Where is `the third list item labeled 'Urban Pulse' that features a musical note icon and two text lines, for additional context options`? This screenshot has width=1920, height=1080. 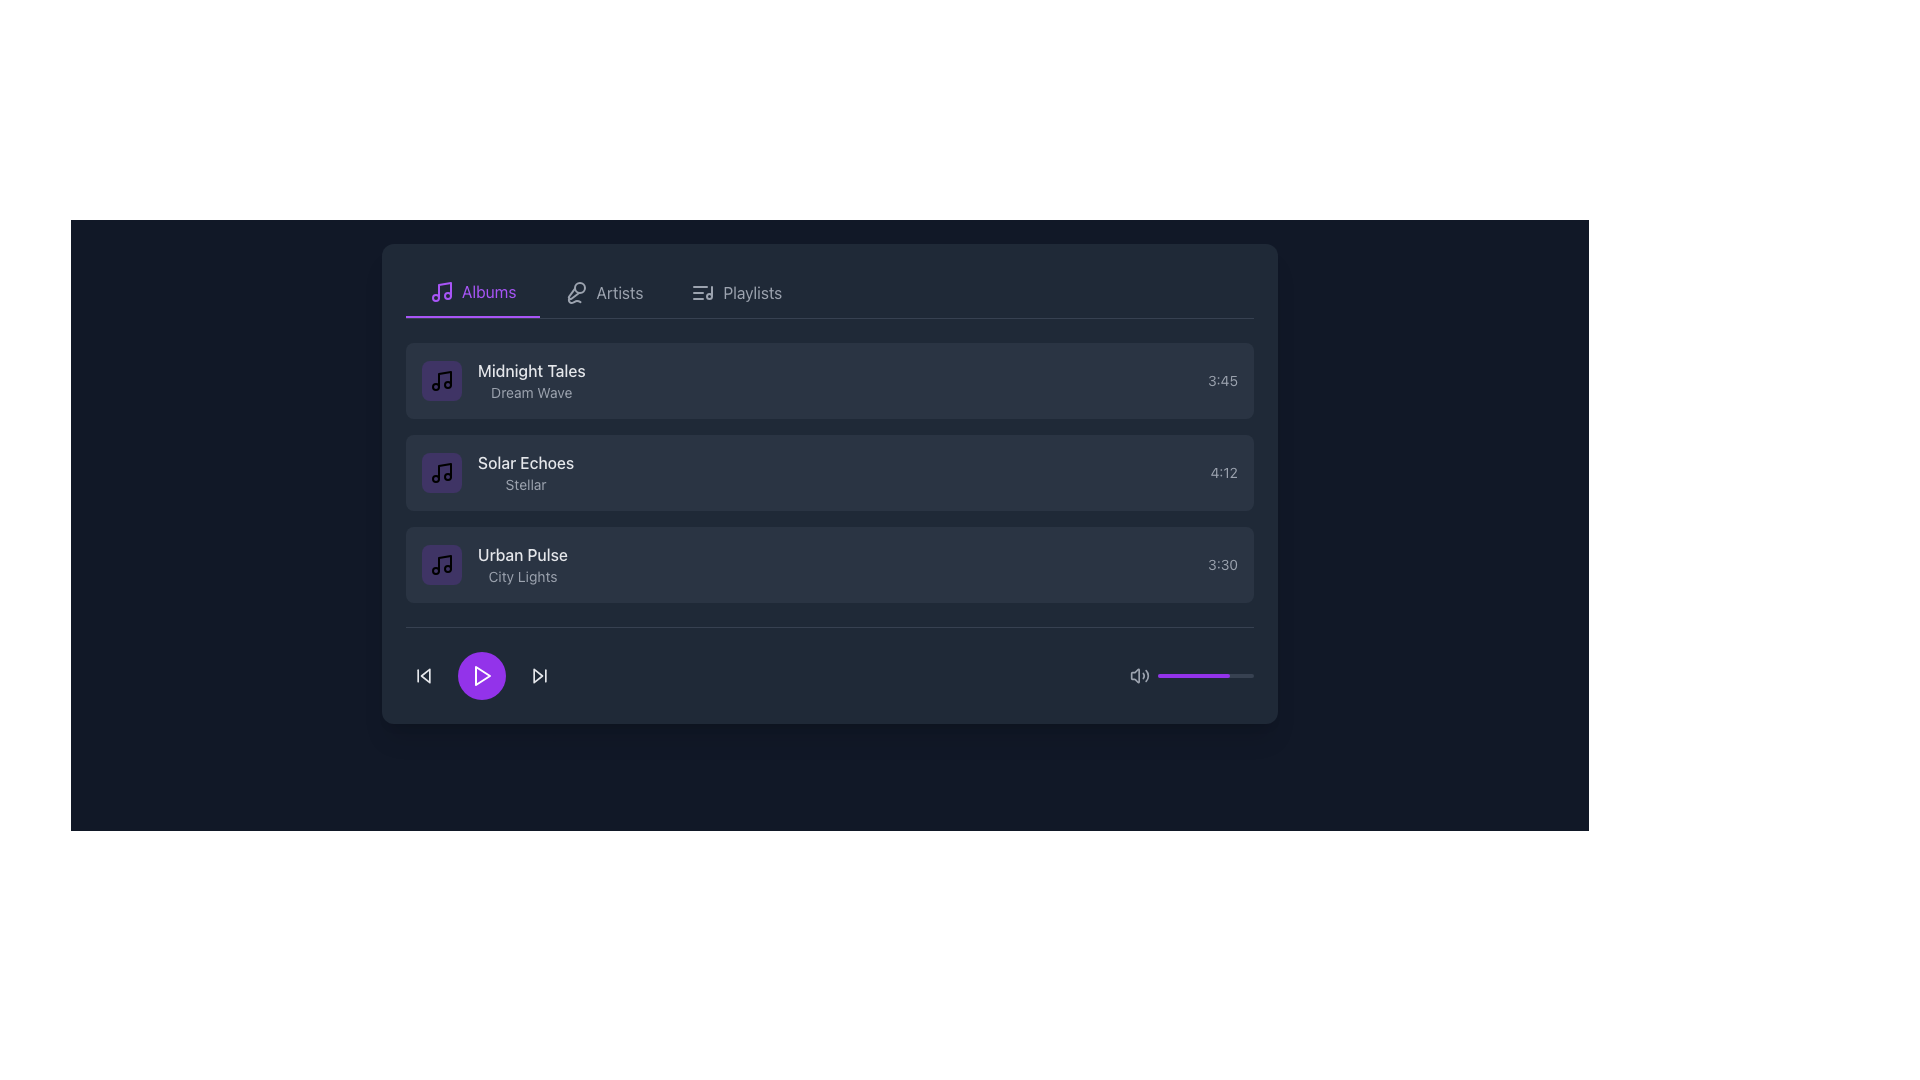
the third list item labeled 'Urban Pulse' that features a musical note icon and two text lines, for additional context options is located at coordinates (494, 564).